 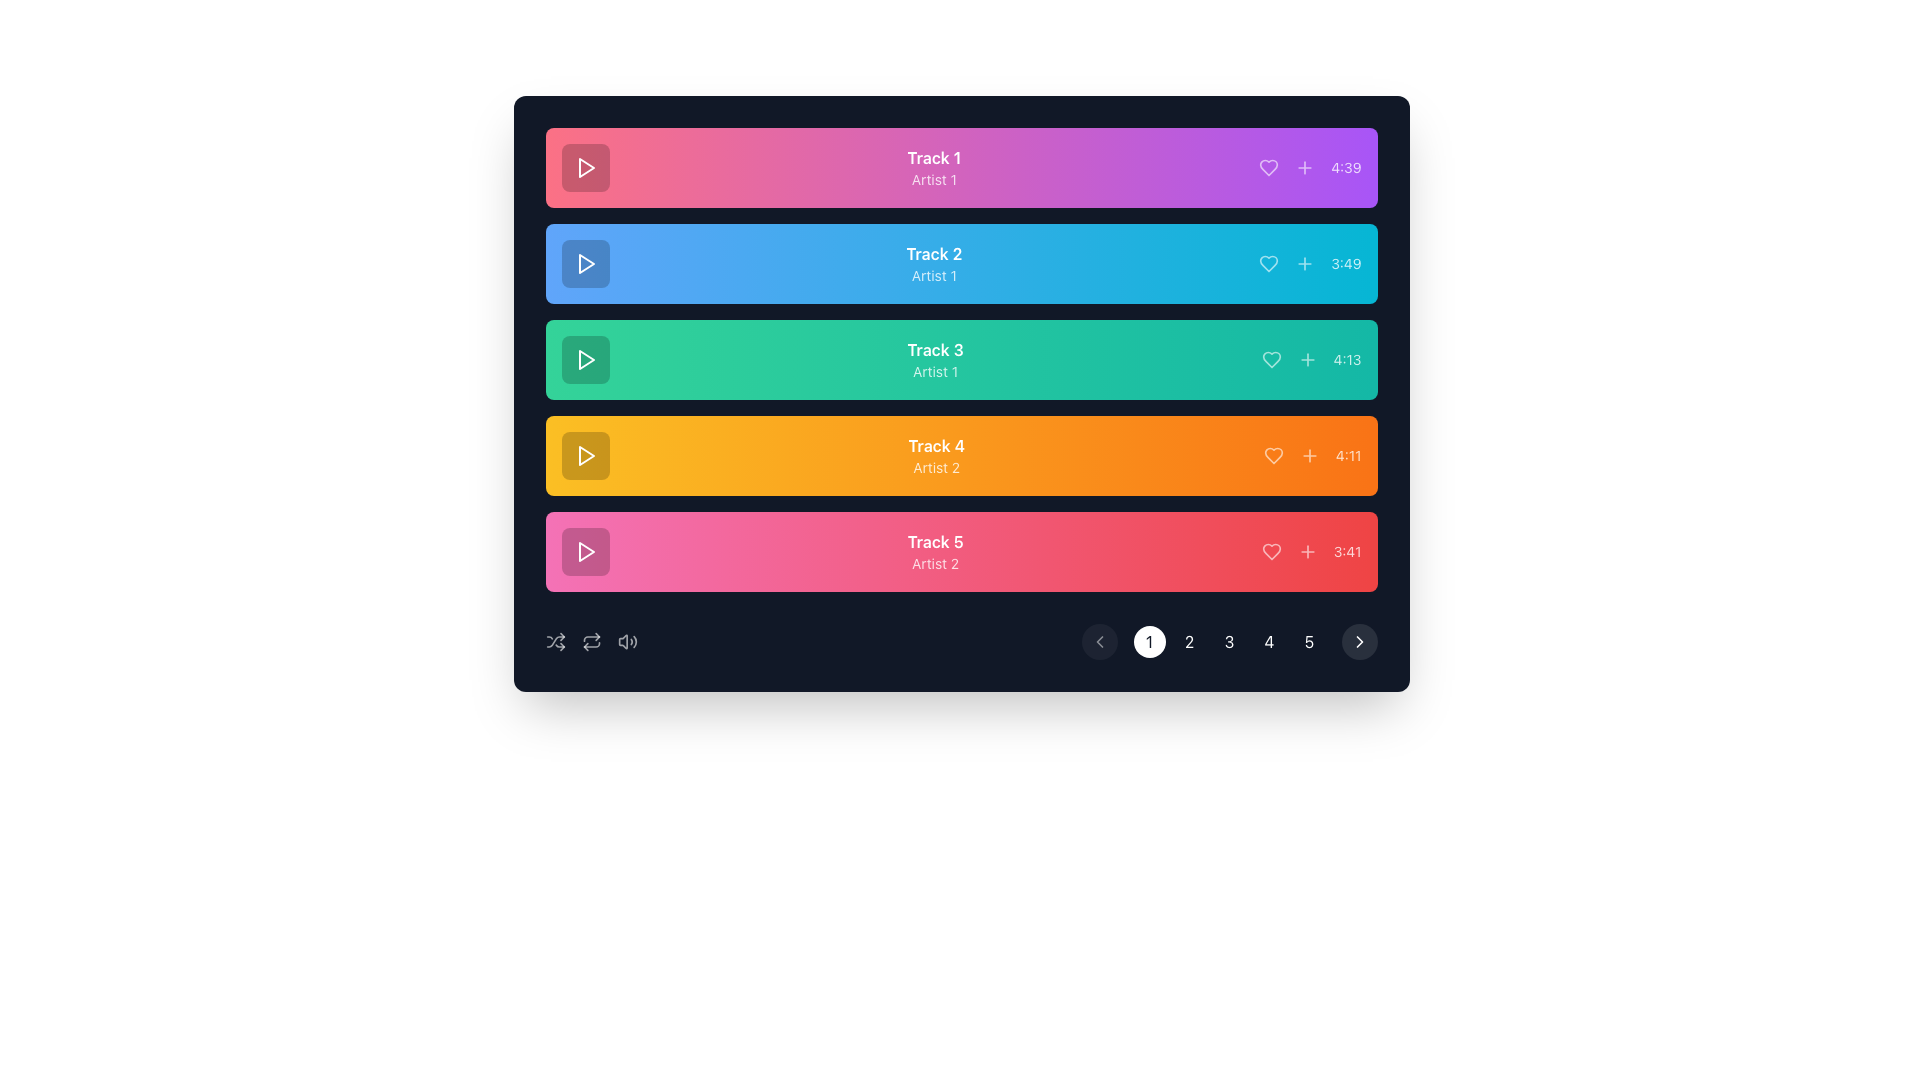 What do you see at coordinates (1267, 262) in the screenshot?
I see `the heart-shaped interactive icon` at bounding box center [1267, 262].